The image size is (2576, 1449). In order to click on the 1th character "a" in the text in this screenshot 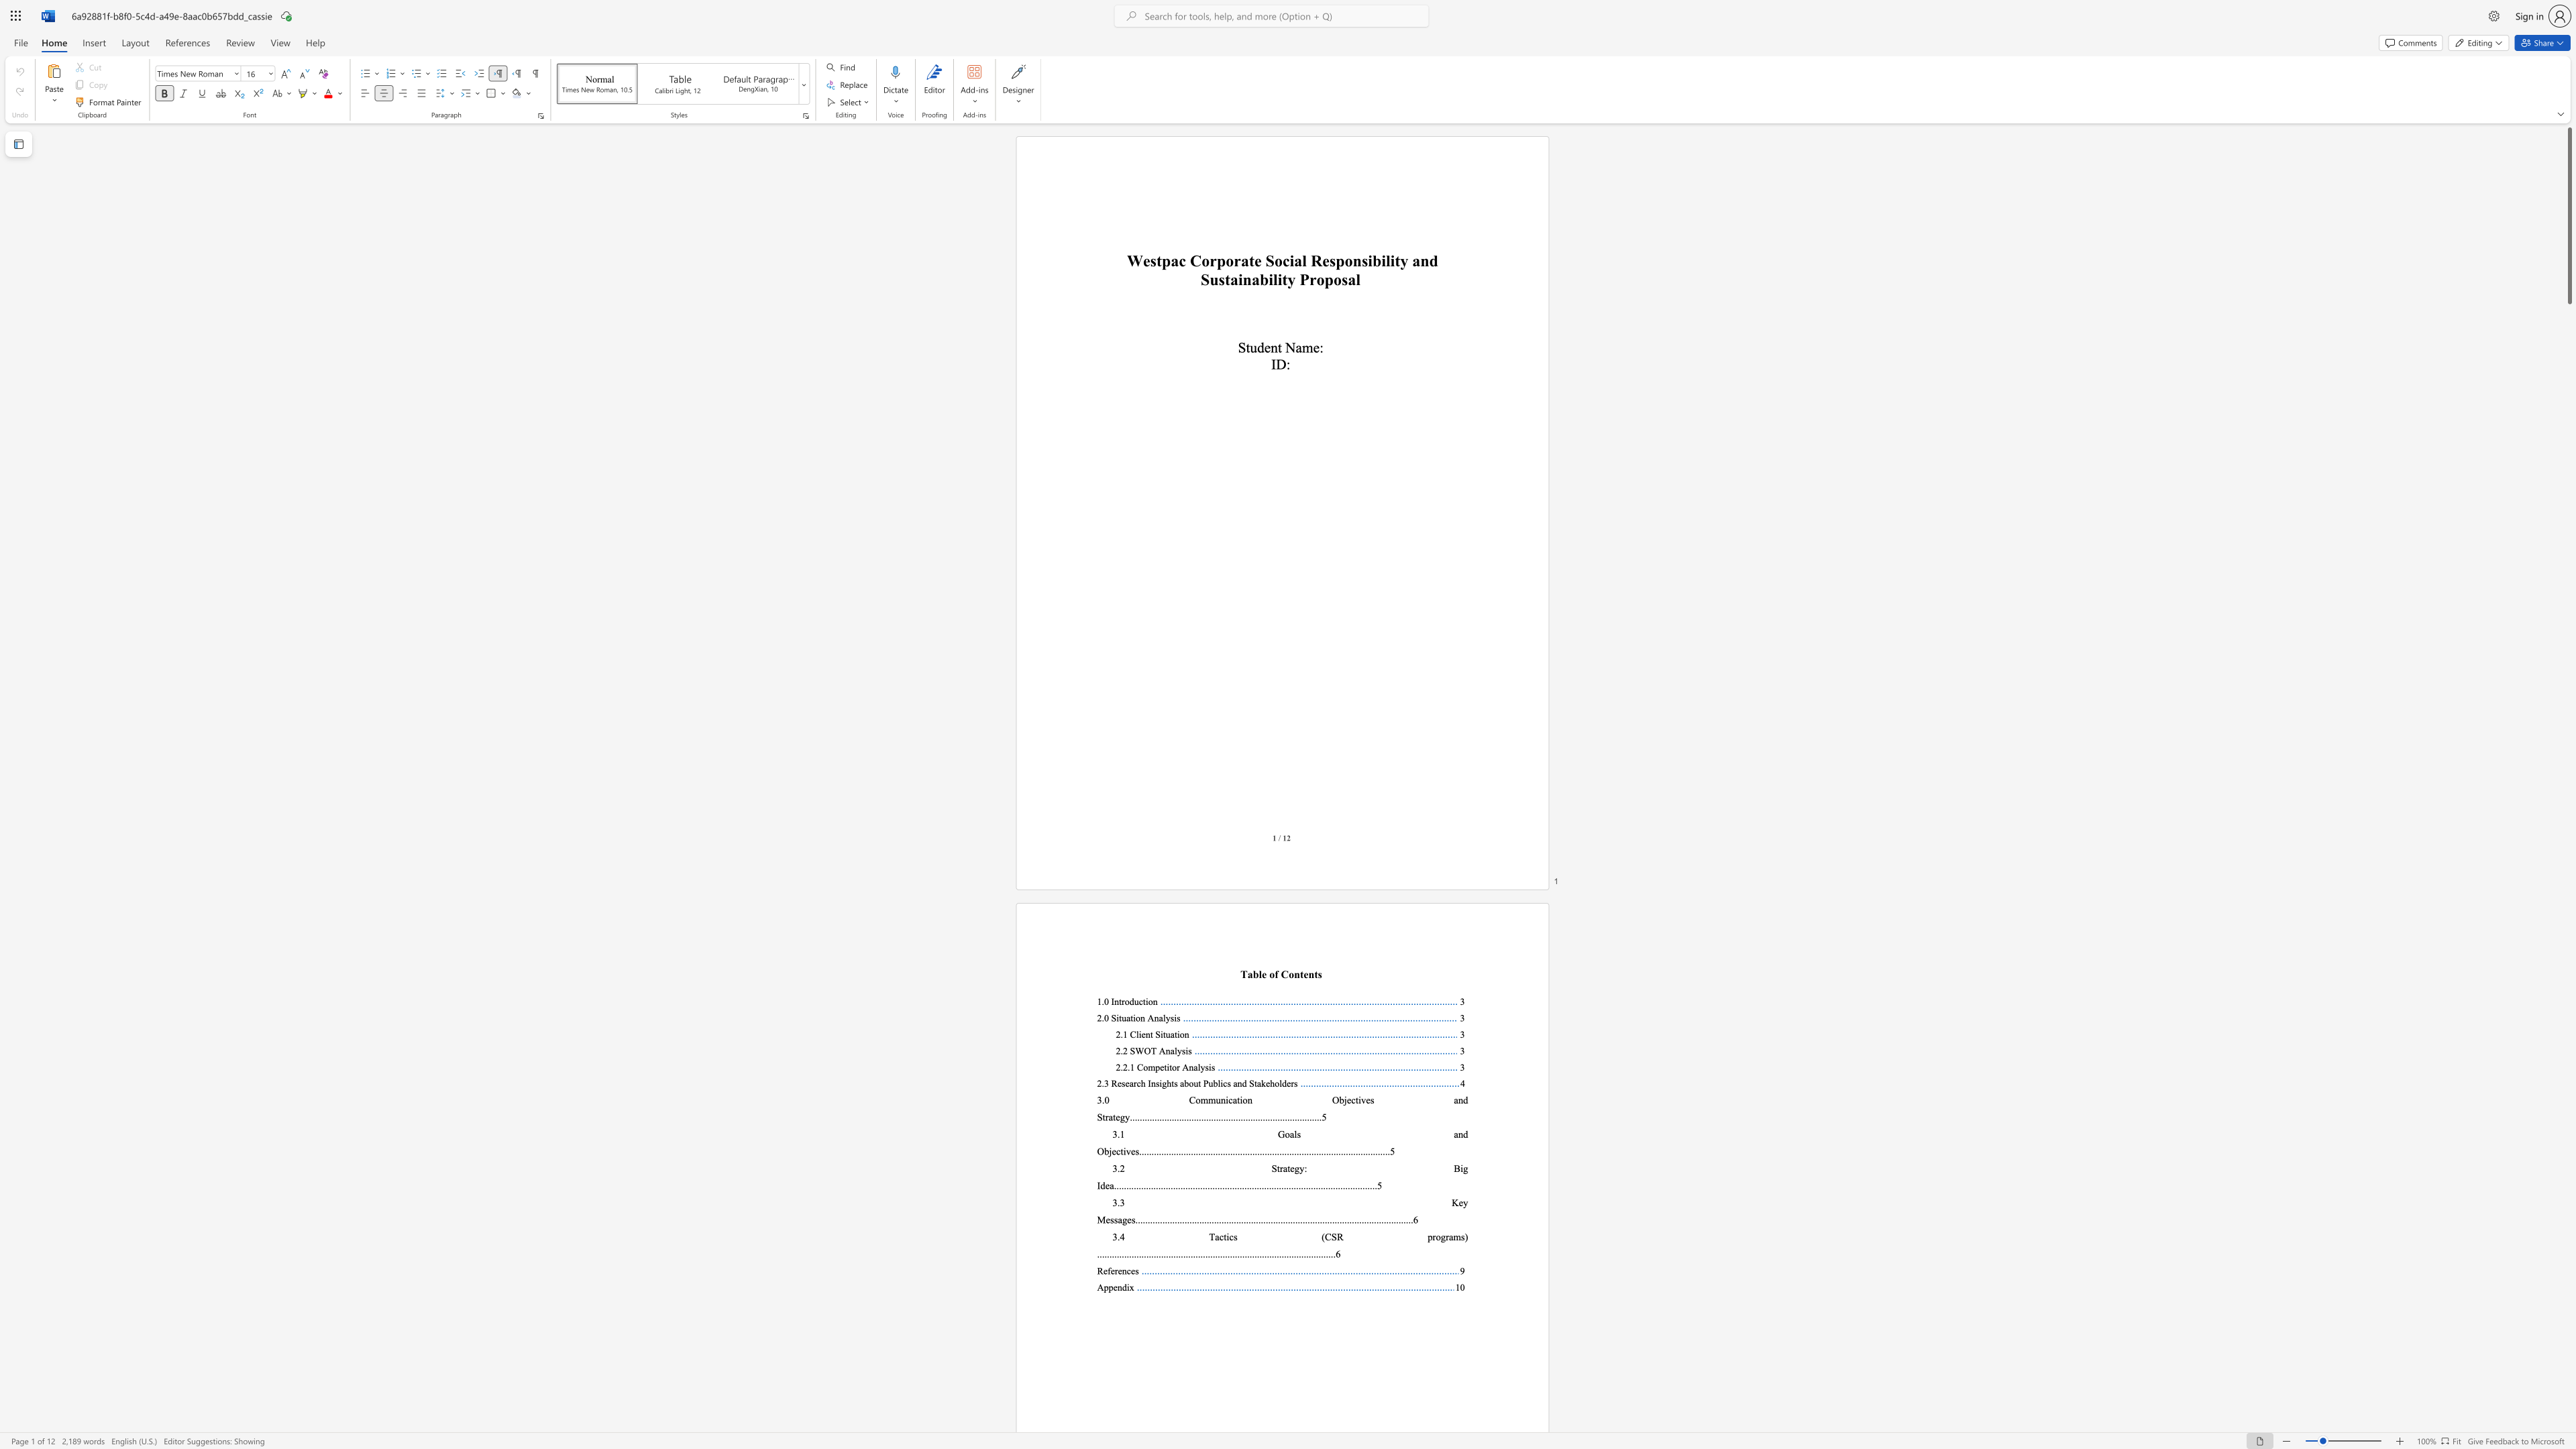, I will do `click(1128, 1017)`.